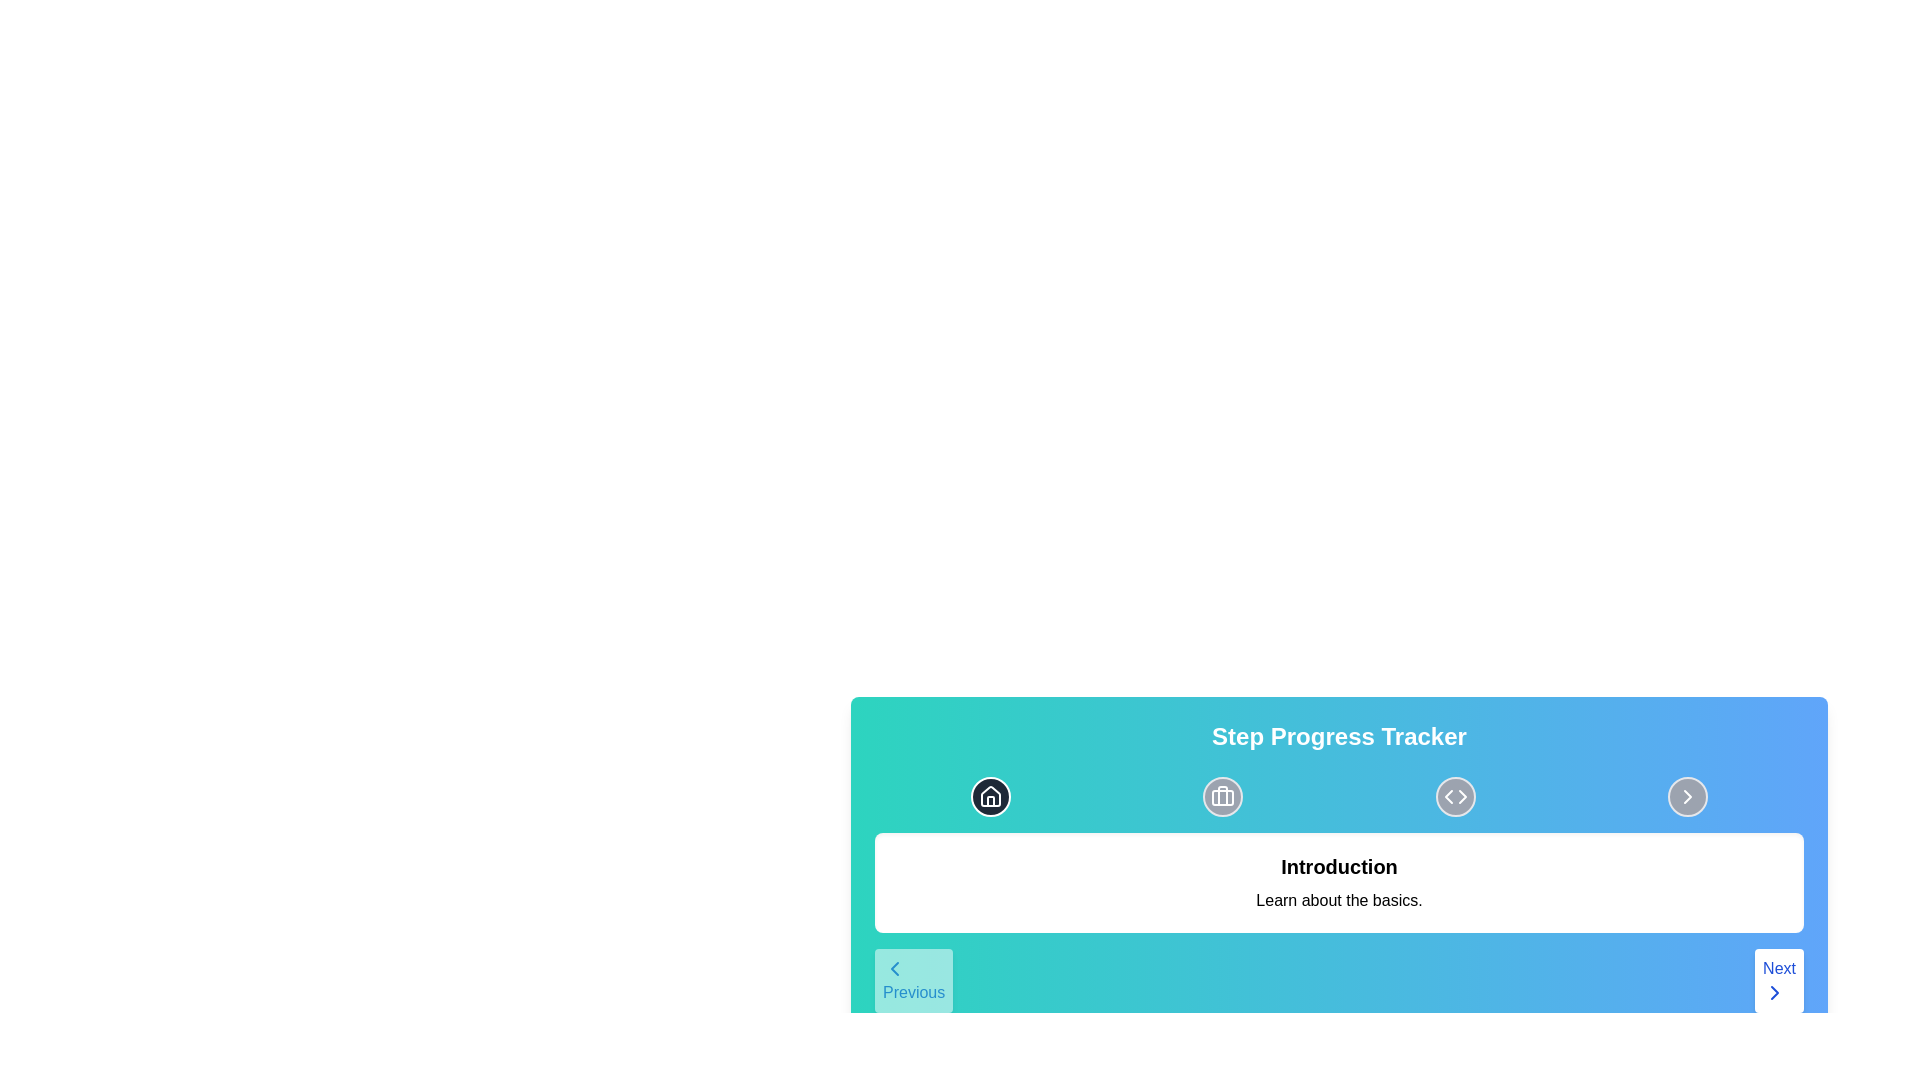 This screenshot has width=1920, height=1080. I want to click on the appearance of the right chevron arrow within the fourth circular navigation button located on the blue gradient bar at the top-right corner of the interface, so click(1686, 796).